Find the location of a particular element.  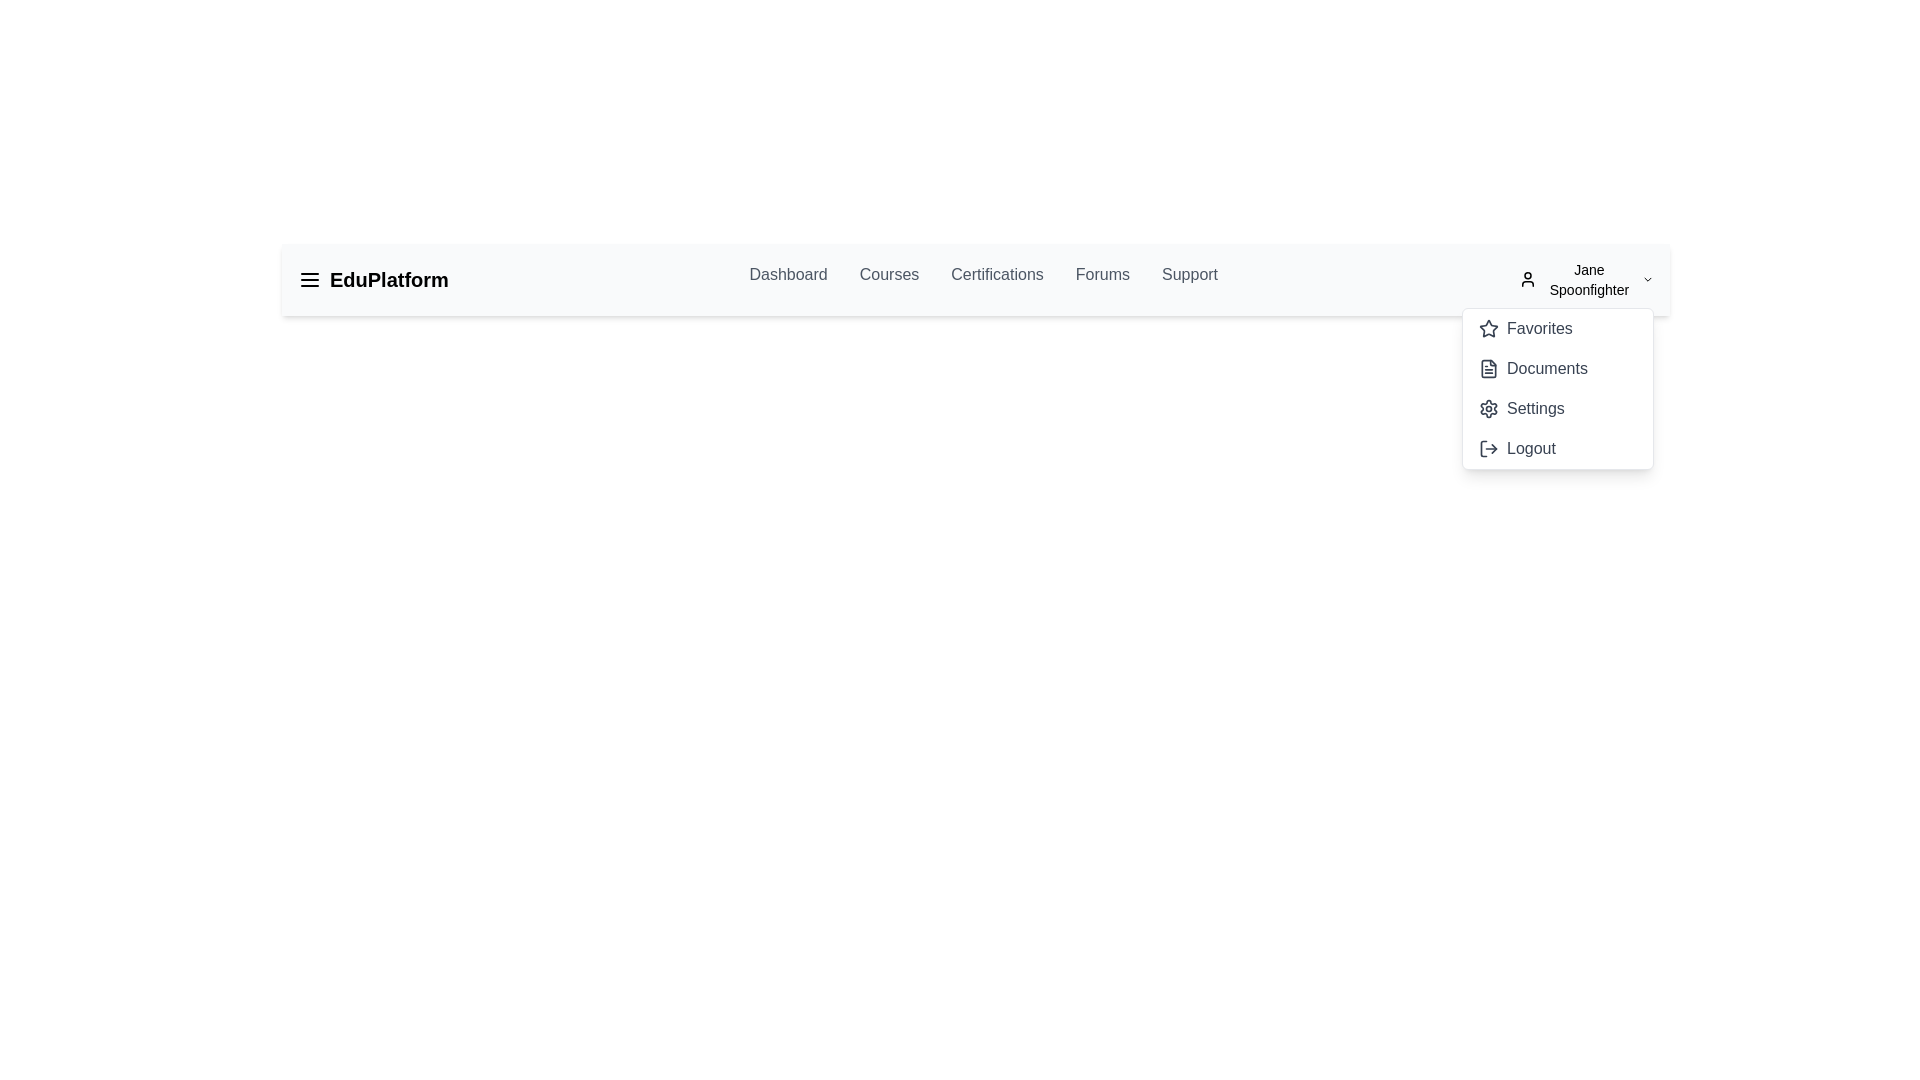

the branding text label located at the top-left side of the interface, adjacent is located at coordinates (373, 280).